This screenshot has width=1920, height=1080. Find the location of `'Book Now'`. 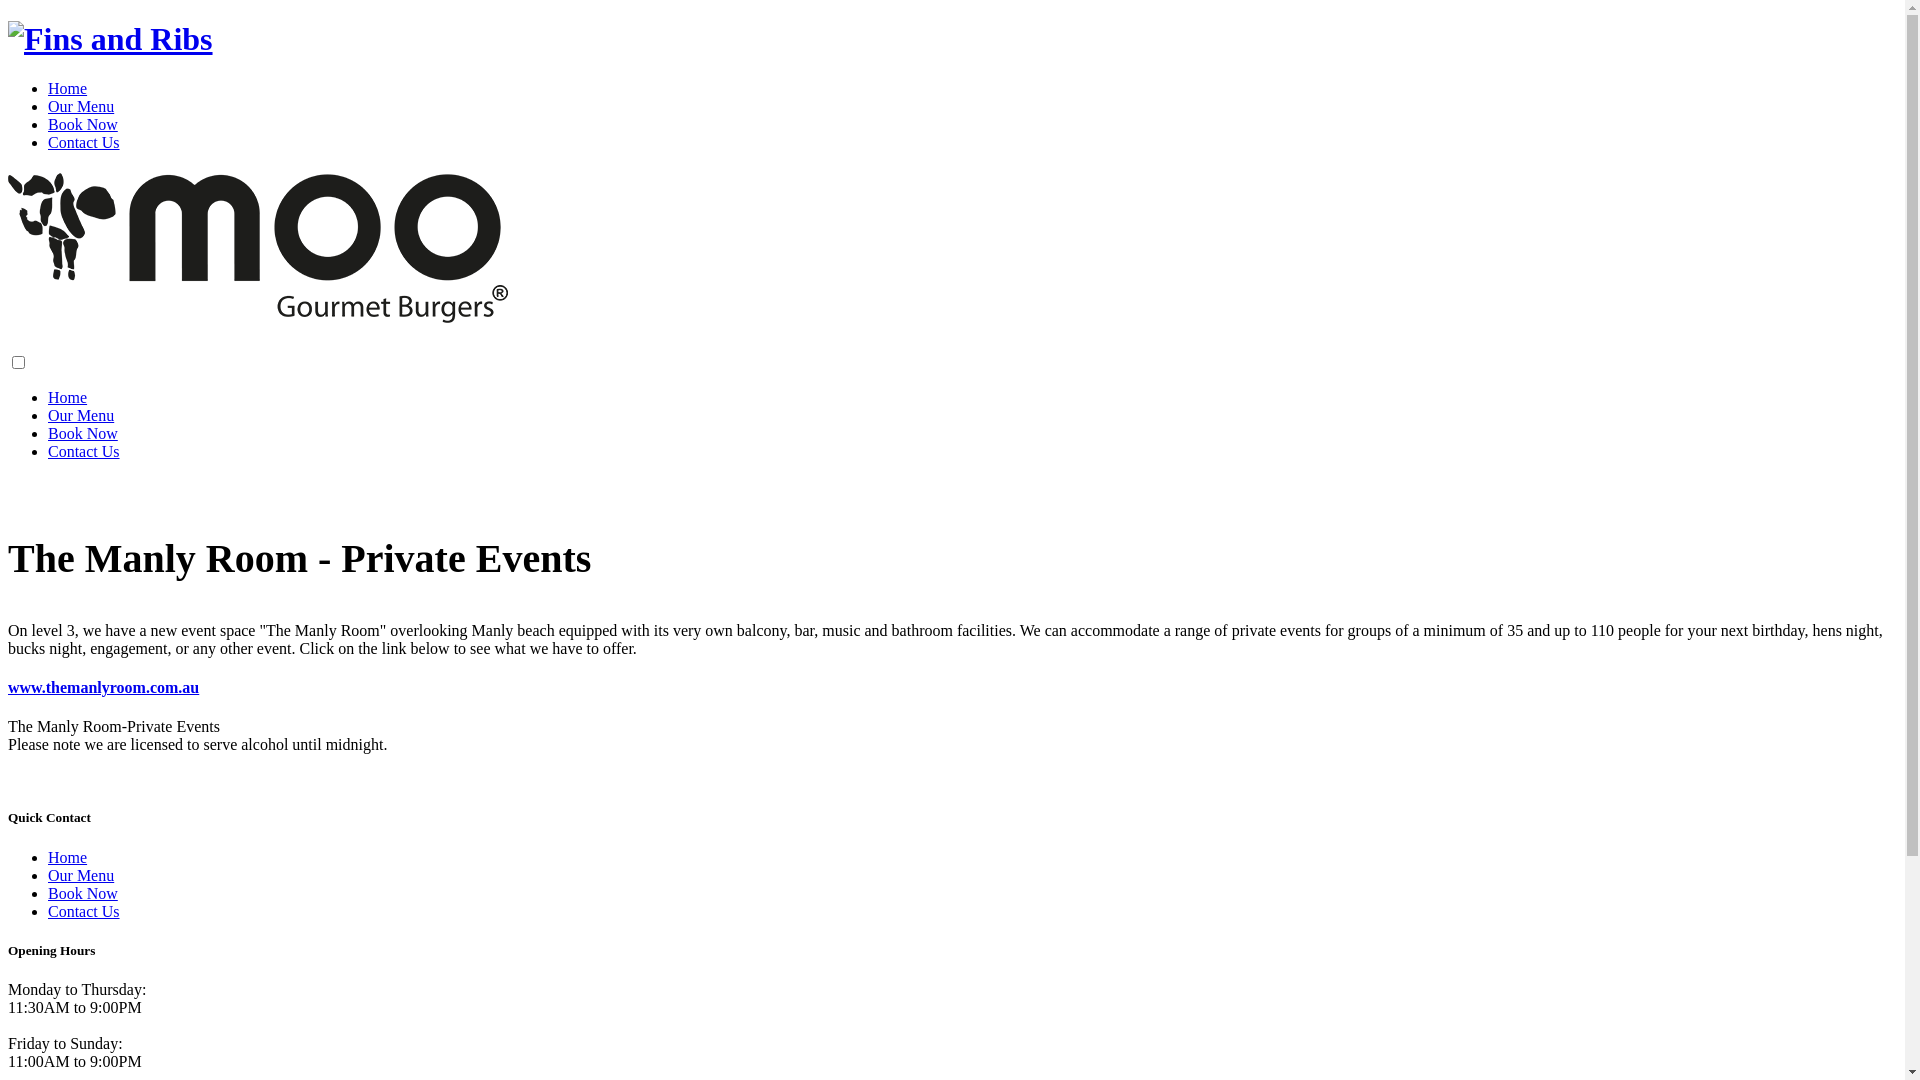

'Book Now' is located at coordinates (81, 432).